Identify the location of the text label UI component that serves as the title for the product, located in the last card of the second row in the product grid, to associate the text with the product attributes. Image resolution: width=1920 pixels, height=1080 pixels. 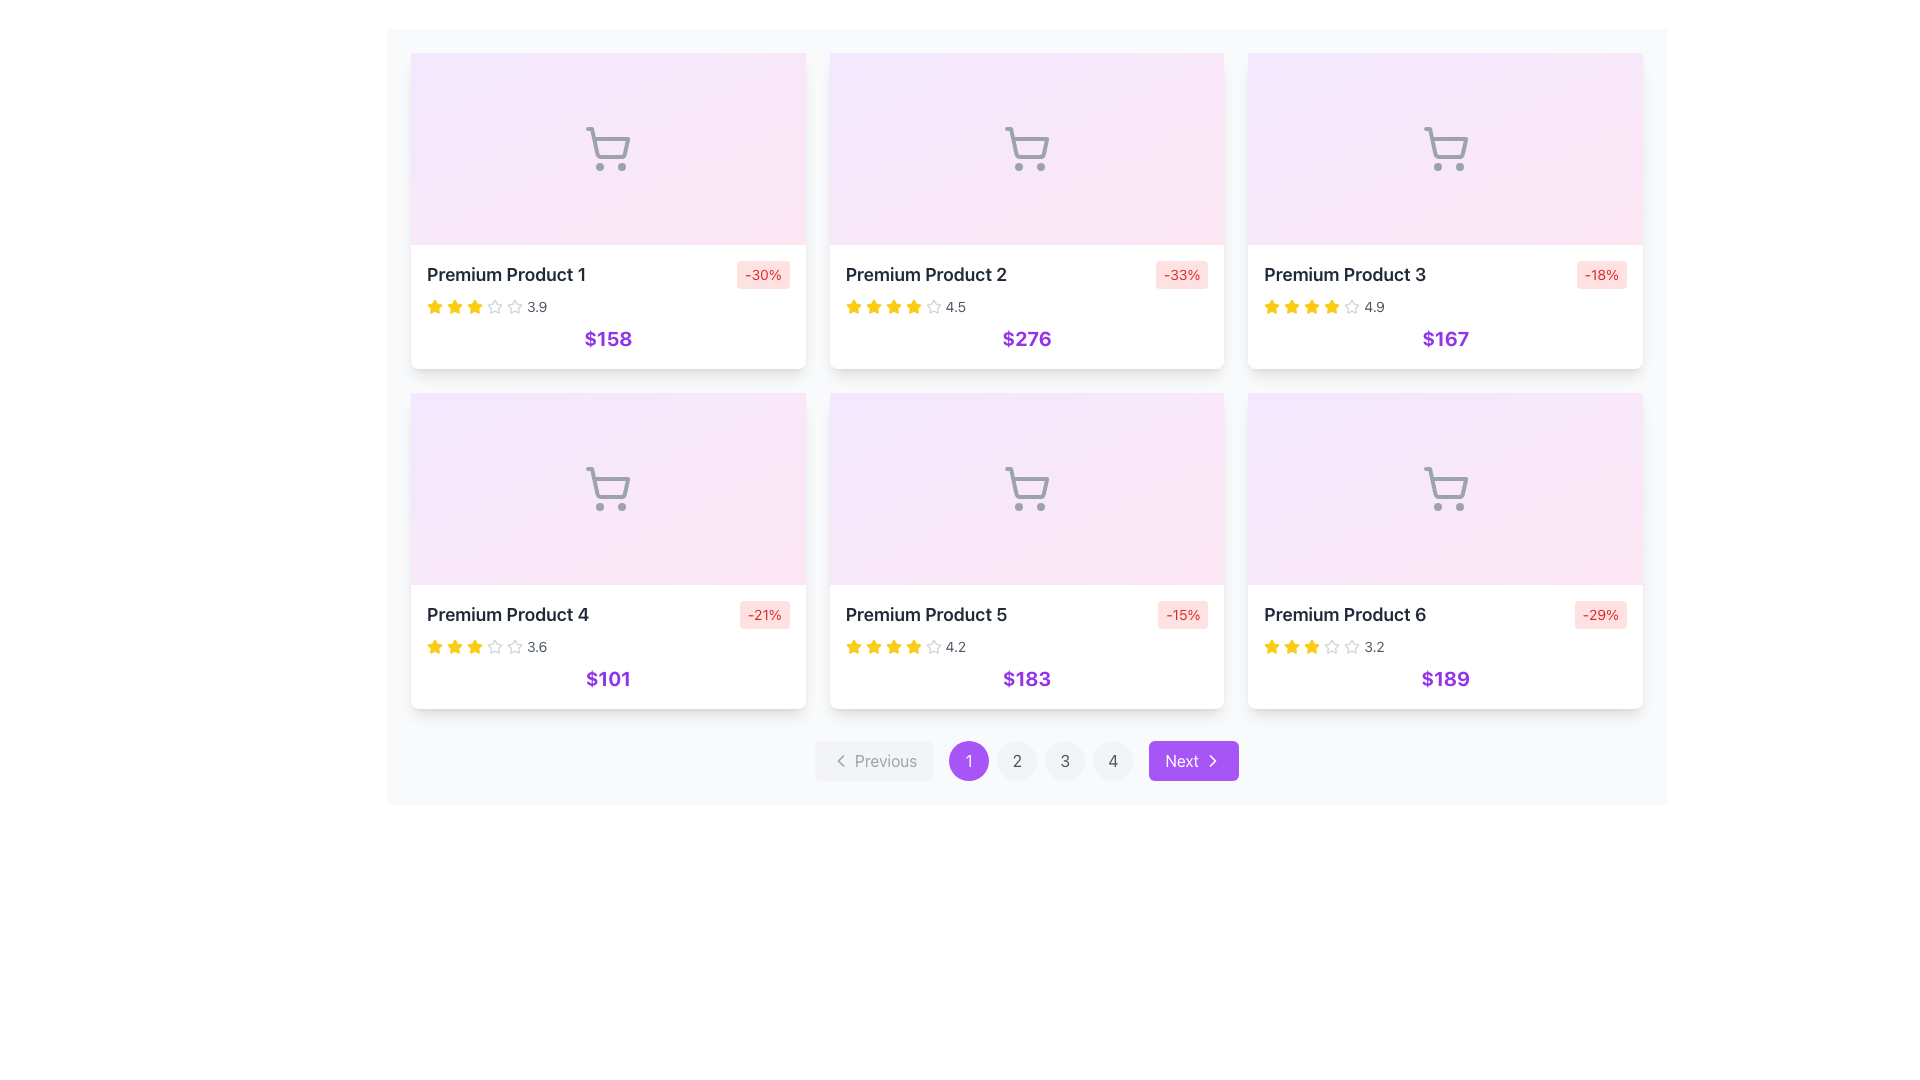
(1345, 613).